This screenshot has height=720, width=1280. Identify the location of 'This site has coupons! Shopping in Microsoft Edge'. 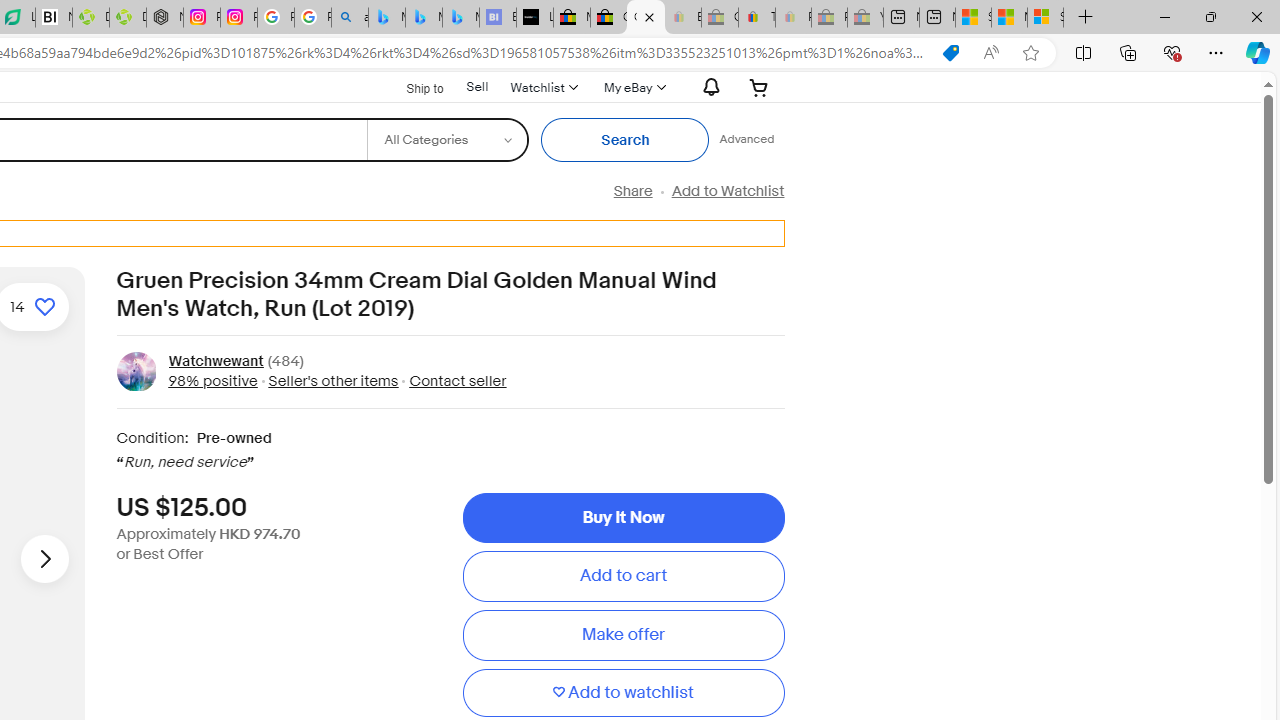
(950, 52).